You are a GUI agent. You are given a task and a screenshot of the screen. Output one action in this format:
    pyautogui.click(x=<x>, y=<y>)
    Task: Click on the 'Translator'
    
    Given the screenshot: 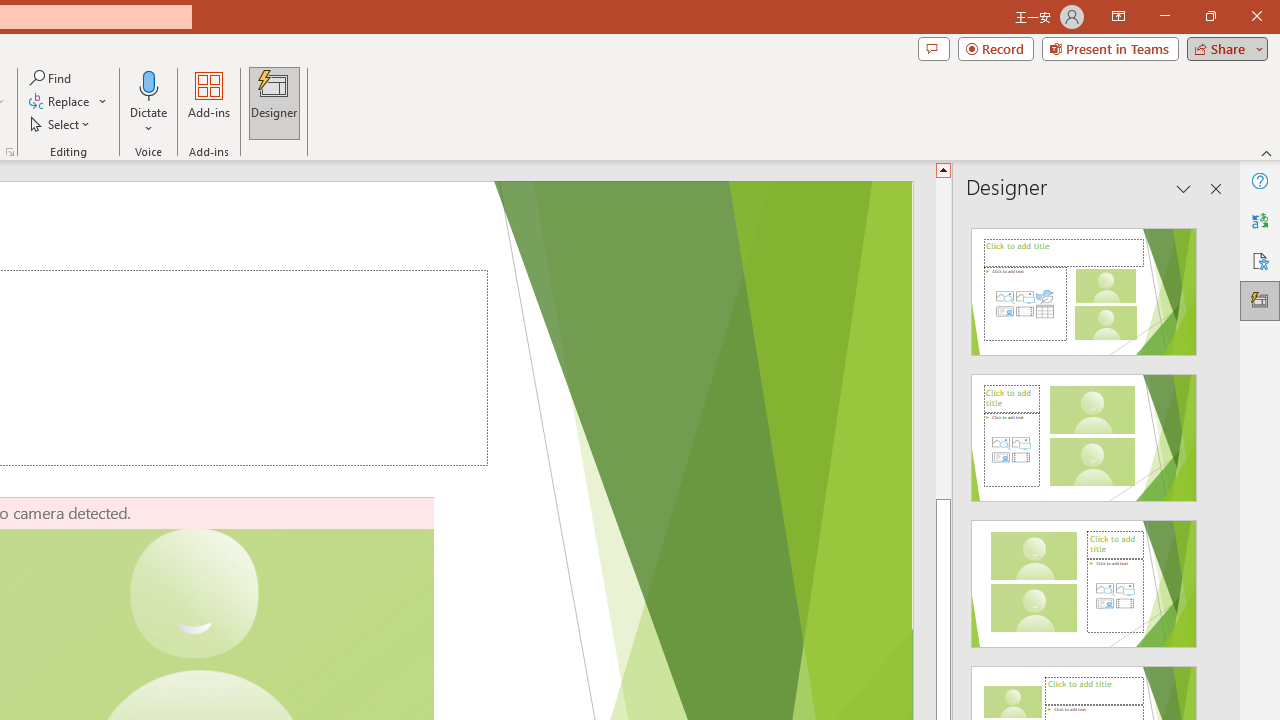 What is the action you would take?
    pyautogui.click(x=1259, y=221)
    